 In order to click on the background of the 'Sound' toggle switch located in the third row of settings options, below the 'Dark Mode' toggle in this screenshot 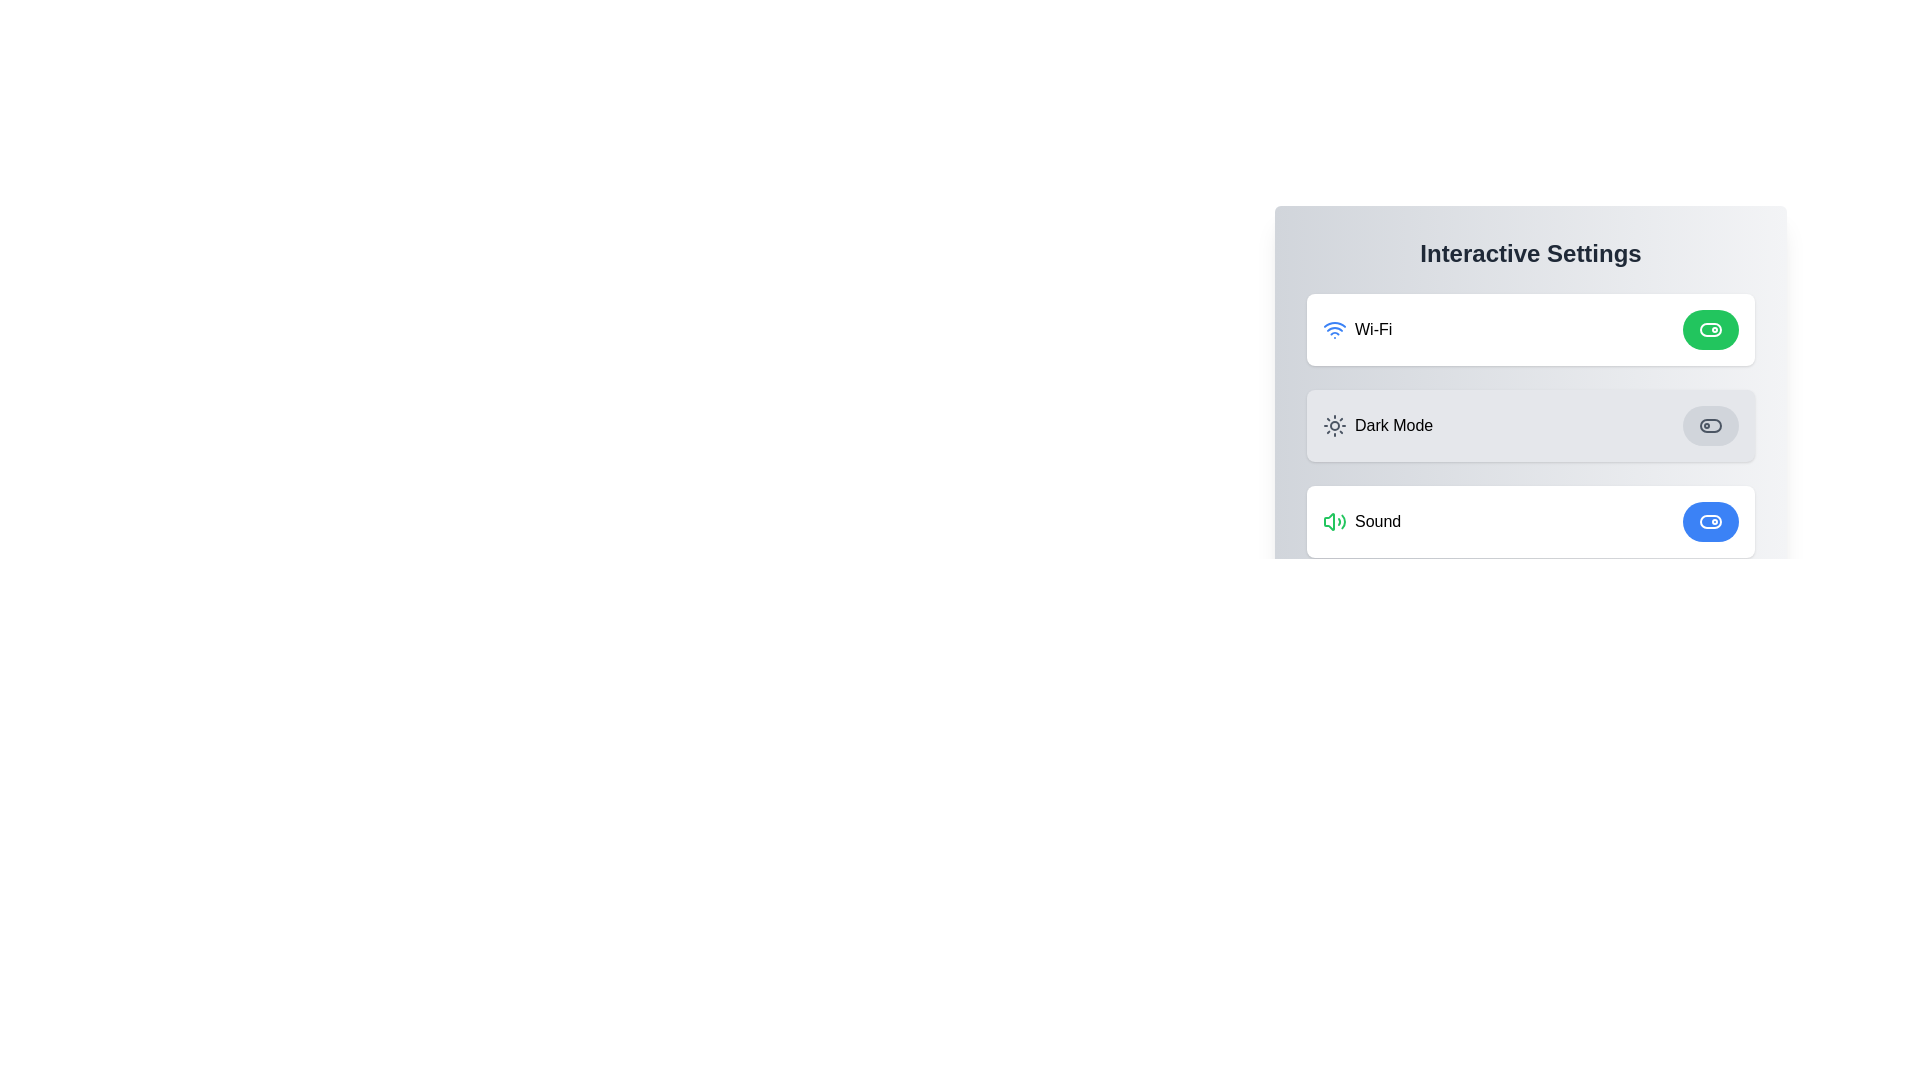, I will do `click(1709, 520)`.